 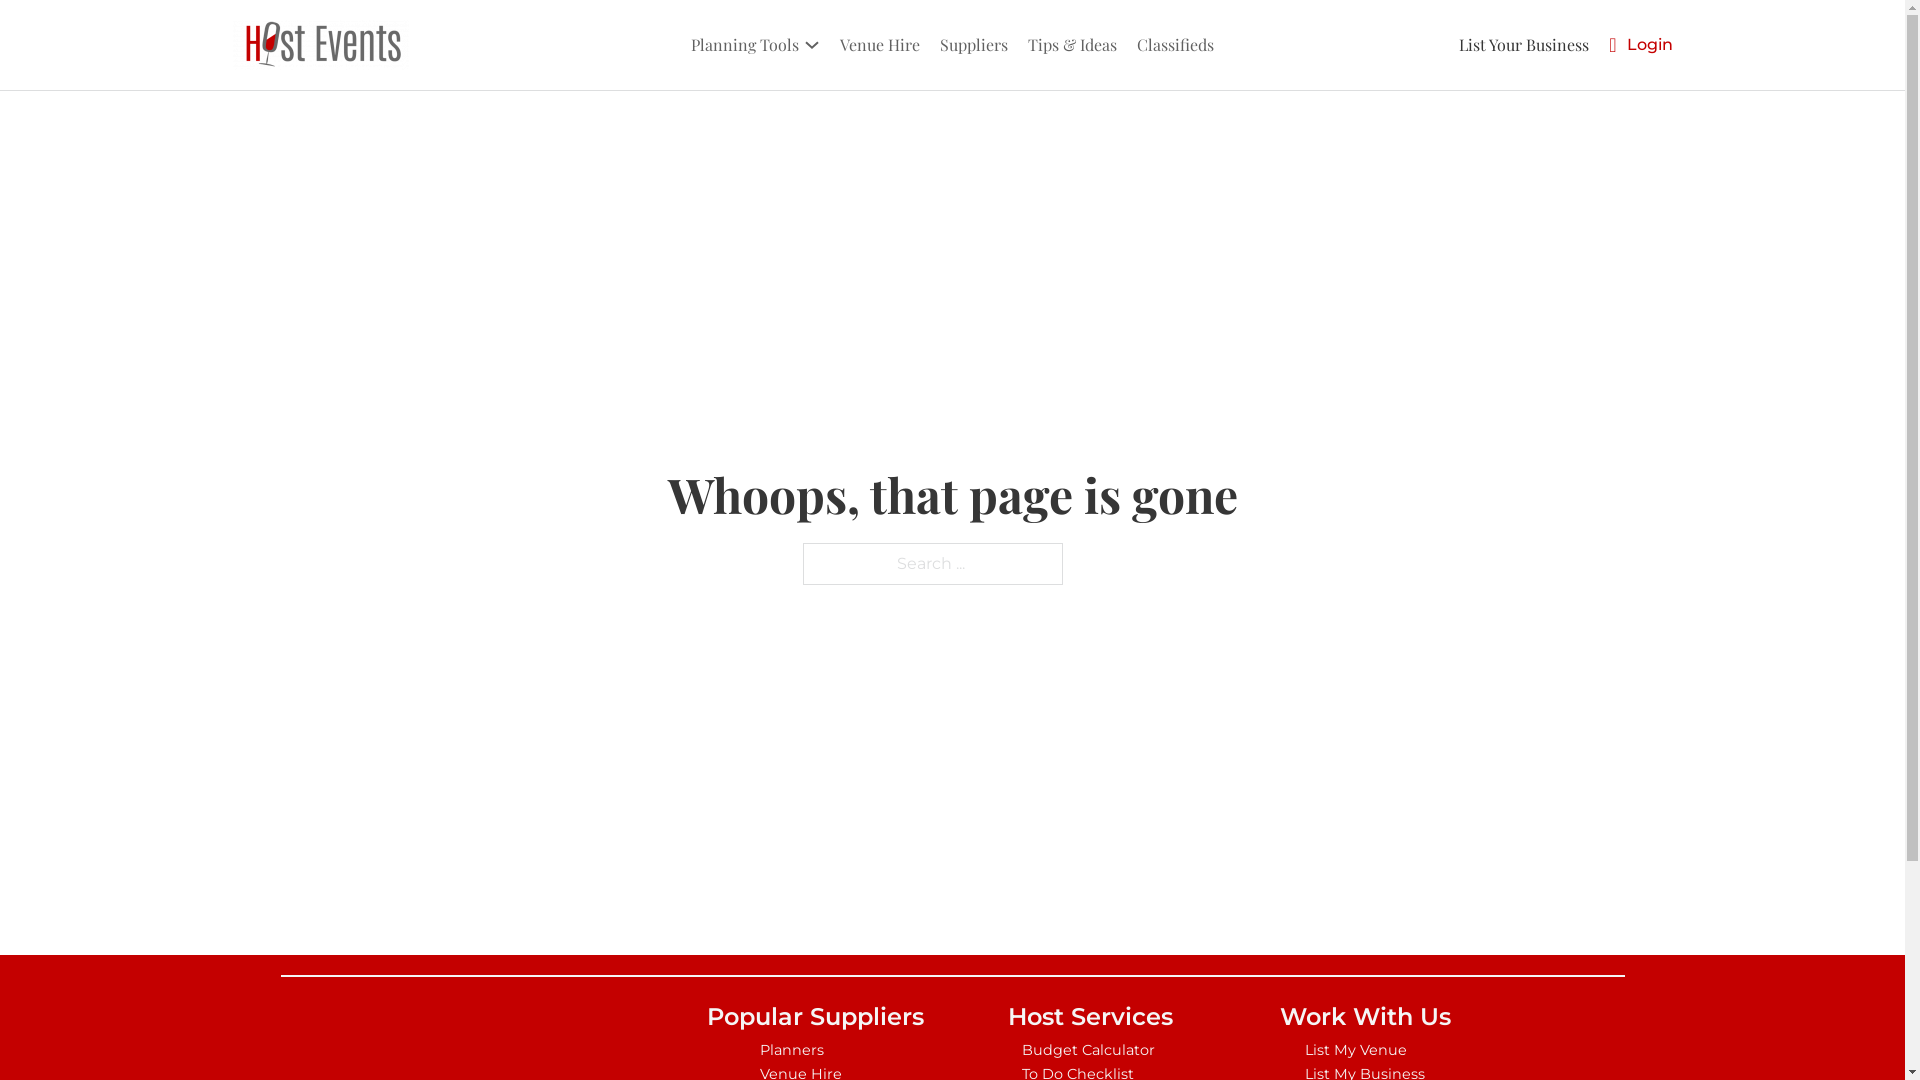 I want to click on 'List My Venue', so click(x=1363, y=1048).